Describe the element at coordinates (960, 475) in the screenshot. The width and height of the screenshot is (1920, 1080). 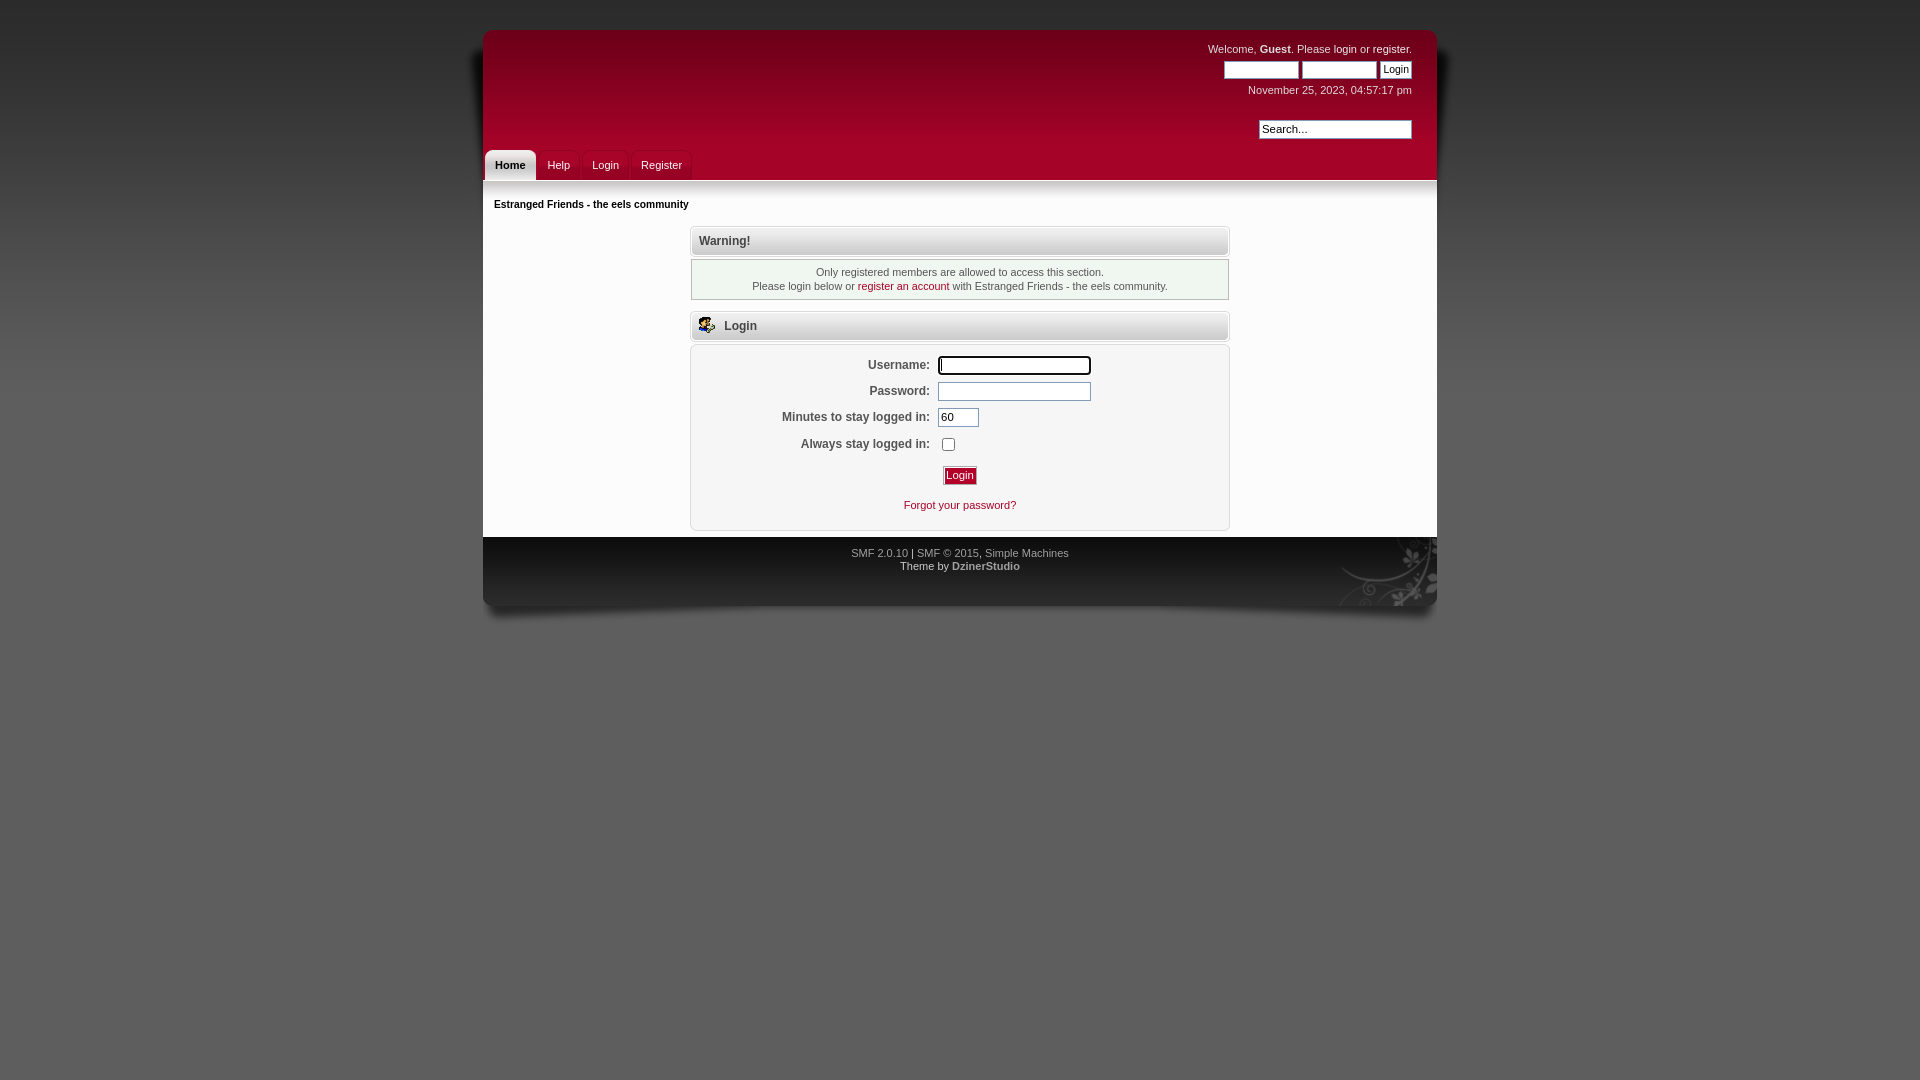
I see `'Login'` at that location.